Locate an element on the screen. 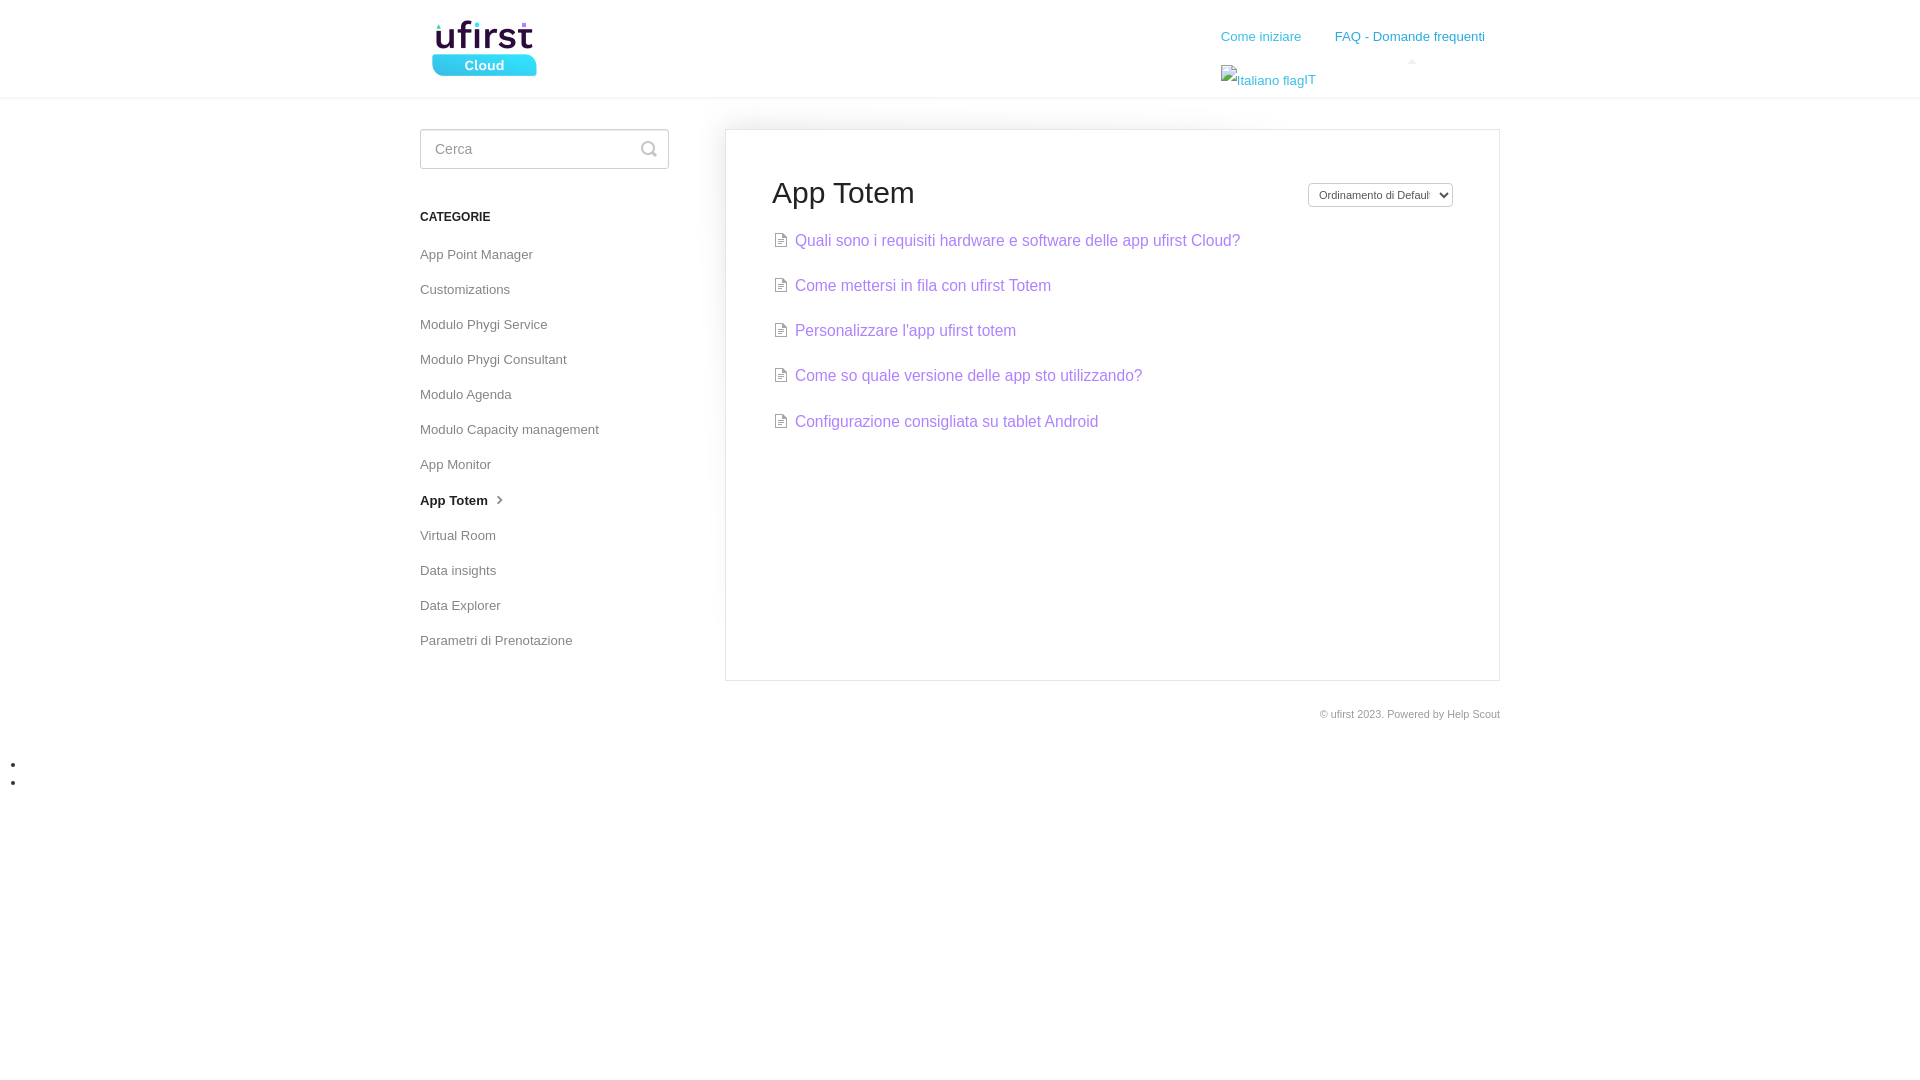 This screenshot has width=1920, height=1080. 'Come so quale versione delle app sto utilizzando?' is located at coordinates (957, 375).